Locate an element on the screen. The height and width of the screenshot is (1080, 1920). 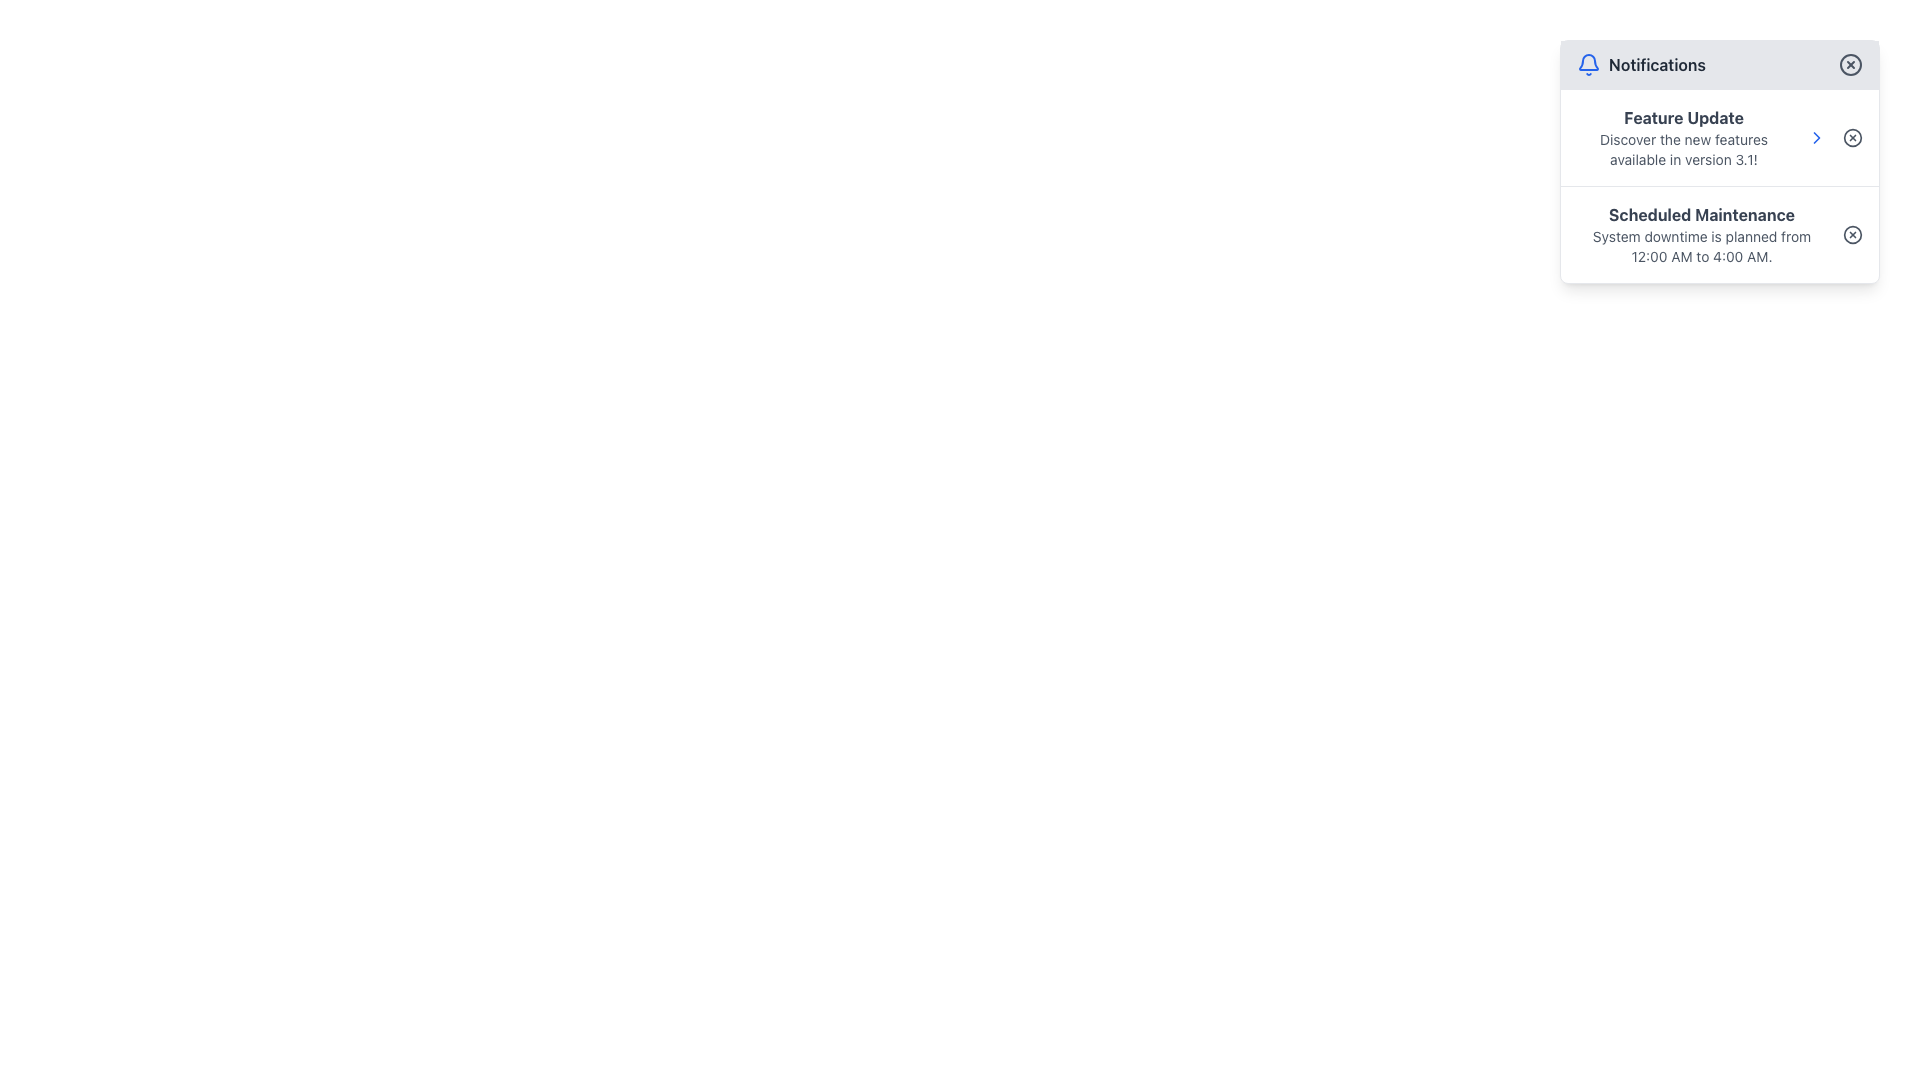
the Text Label that serves as the title for the scheduled maintenance notification, located within the notification card is located at coordinates (1701, 215).